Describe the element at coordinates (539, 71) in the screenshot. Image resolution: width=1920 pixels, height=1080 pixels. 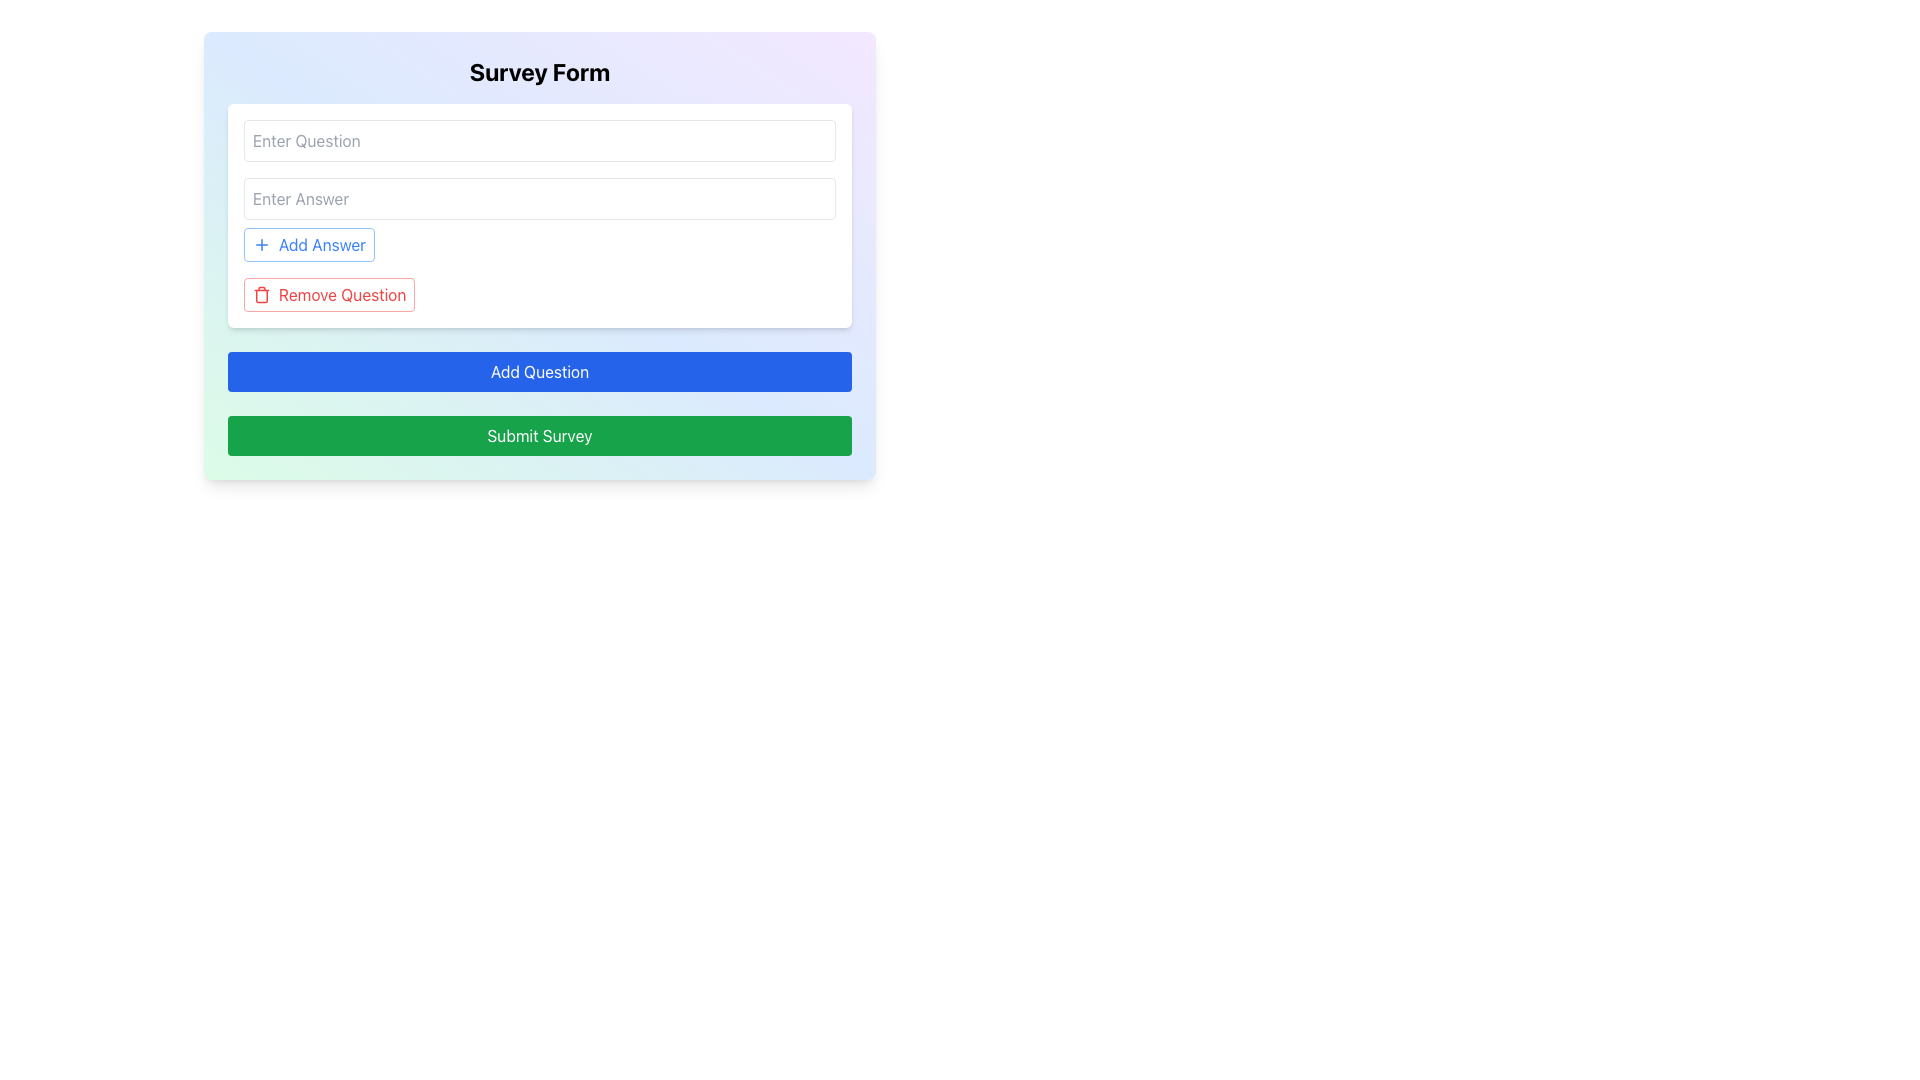
I see `the static text heading at the top of the survey form, which serves as the title or header, clearly identifying the form's purpose` at that location.